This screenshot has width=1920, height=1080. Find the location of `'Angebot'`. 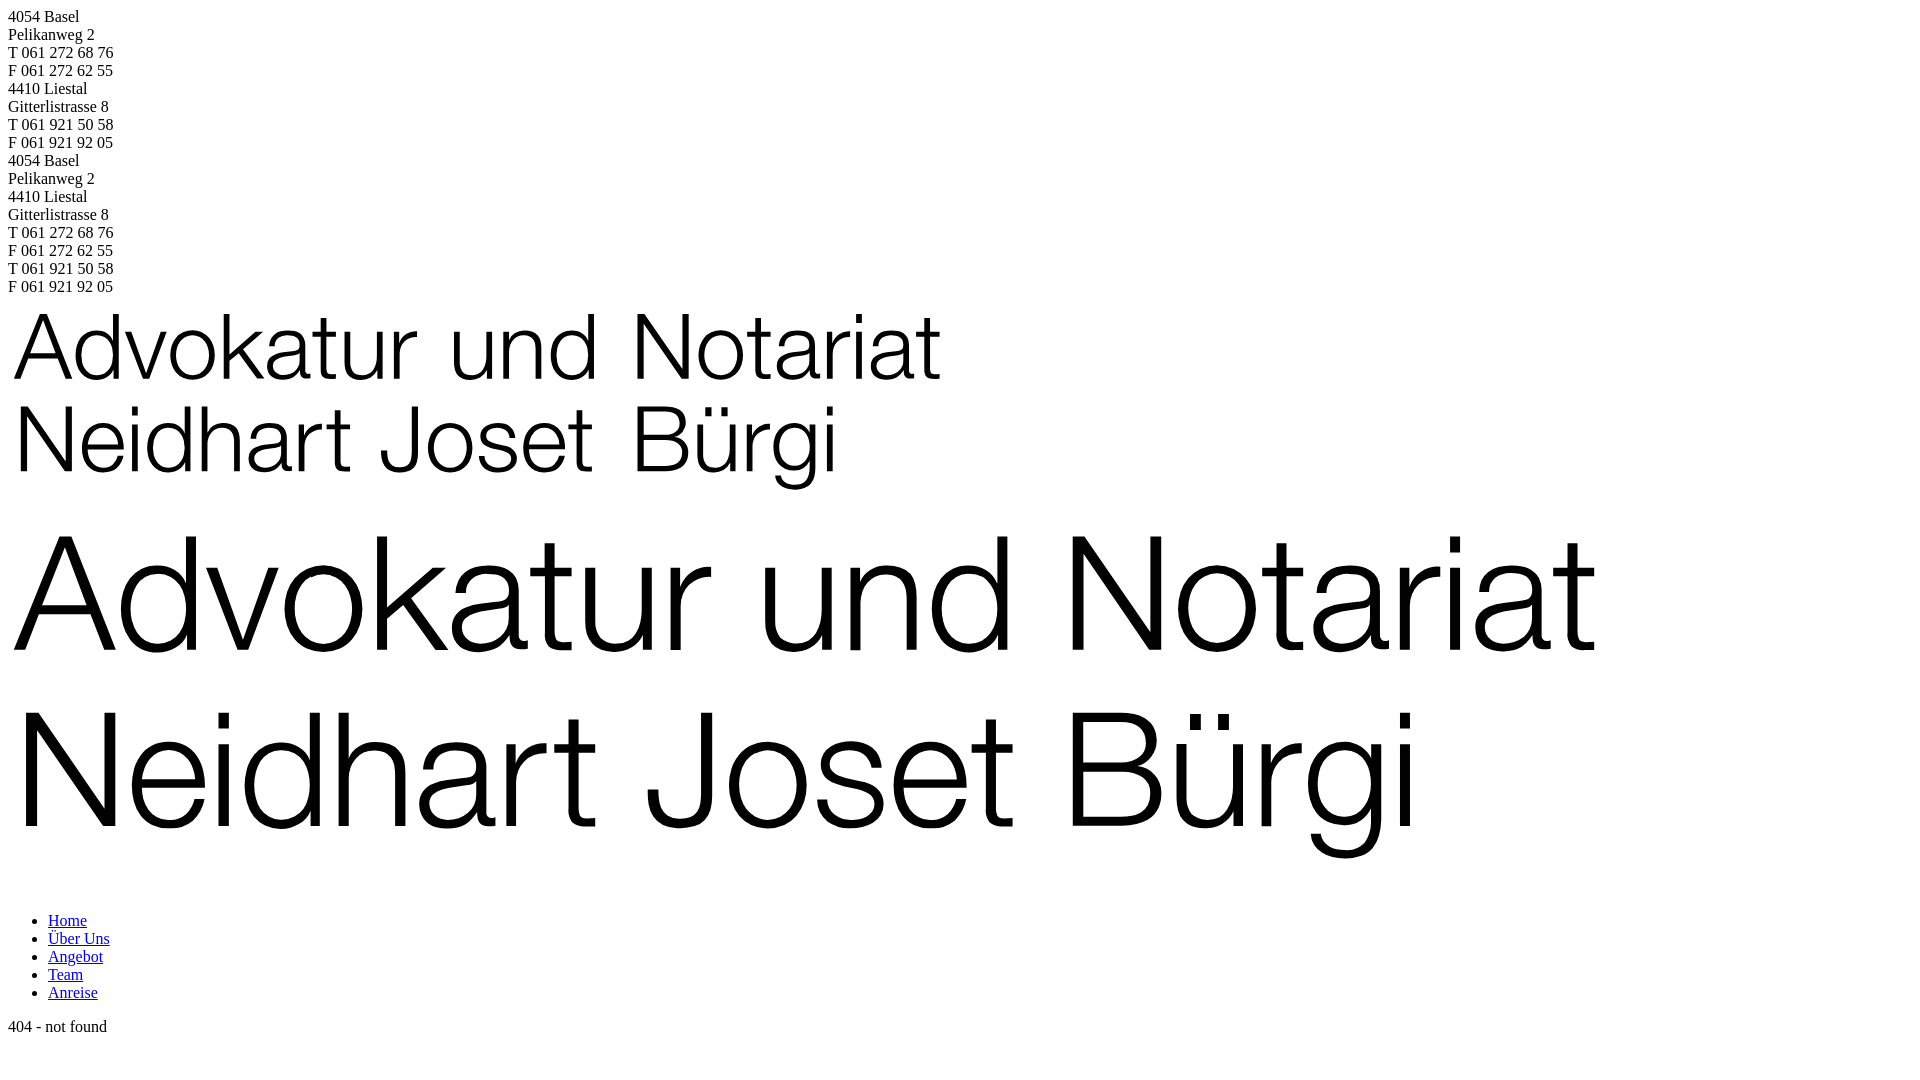

'Angebot' is located at coordinates (75, 955).